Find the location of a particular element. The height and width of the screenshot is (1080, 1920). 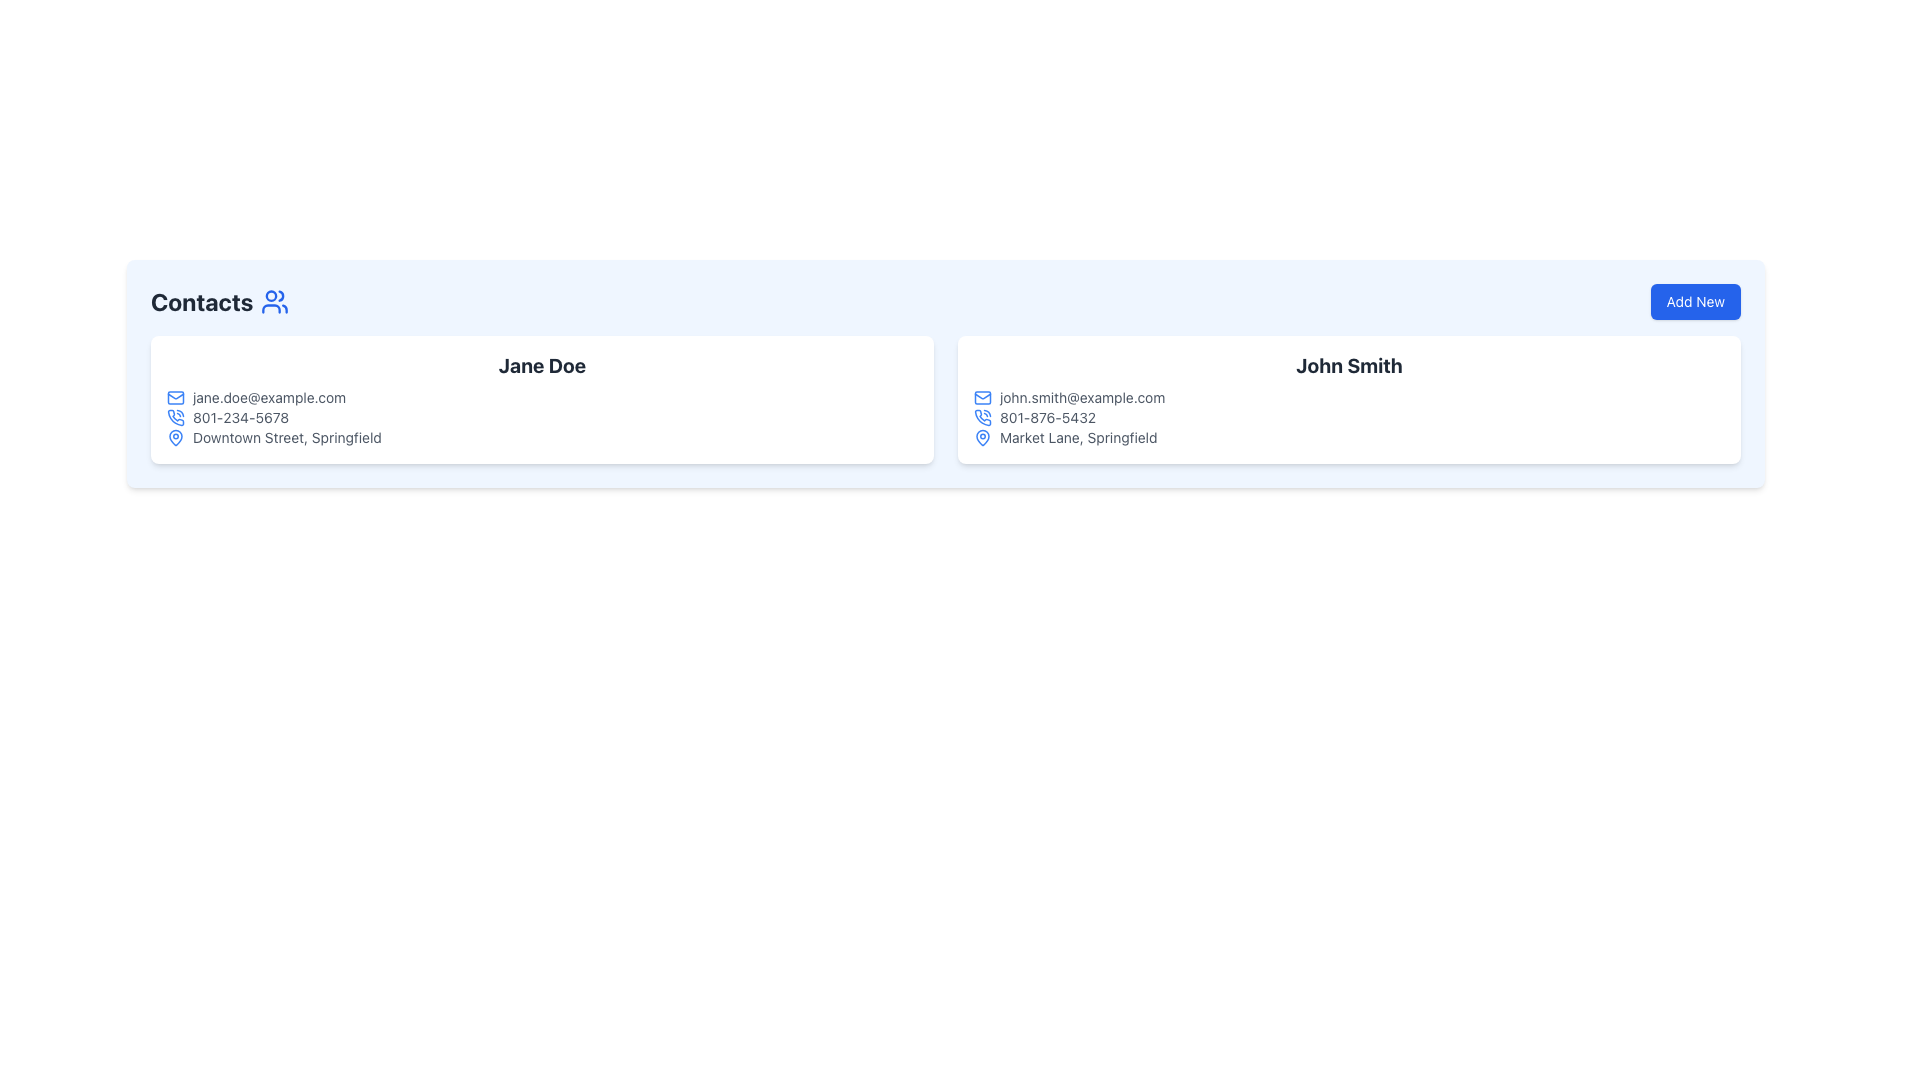

the Icon component located in the second column of the contact list, directly below John Smith's name and to the left of the address text 'Market Lane, Springfield' is located at coordinates (983, 435).